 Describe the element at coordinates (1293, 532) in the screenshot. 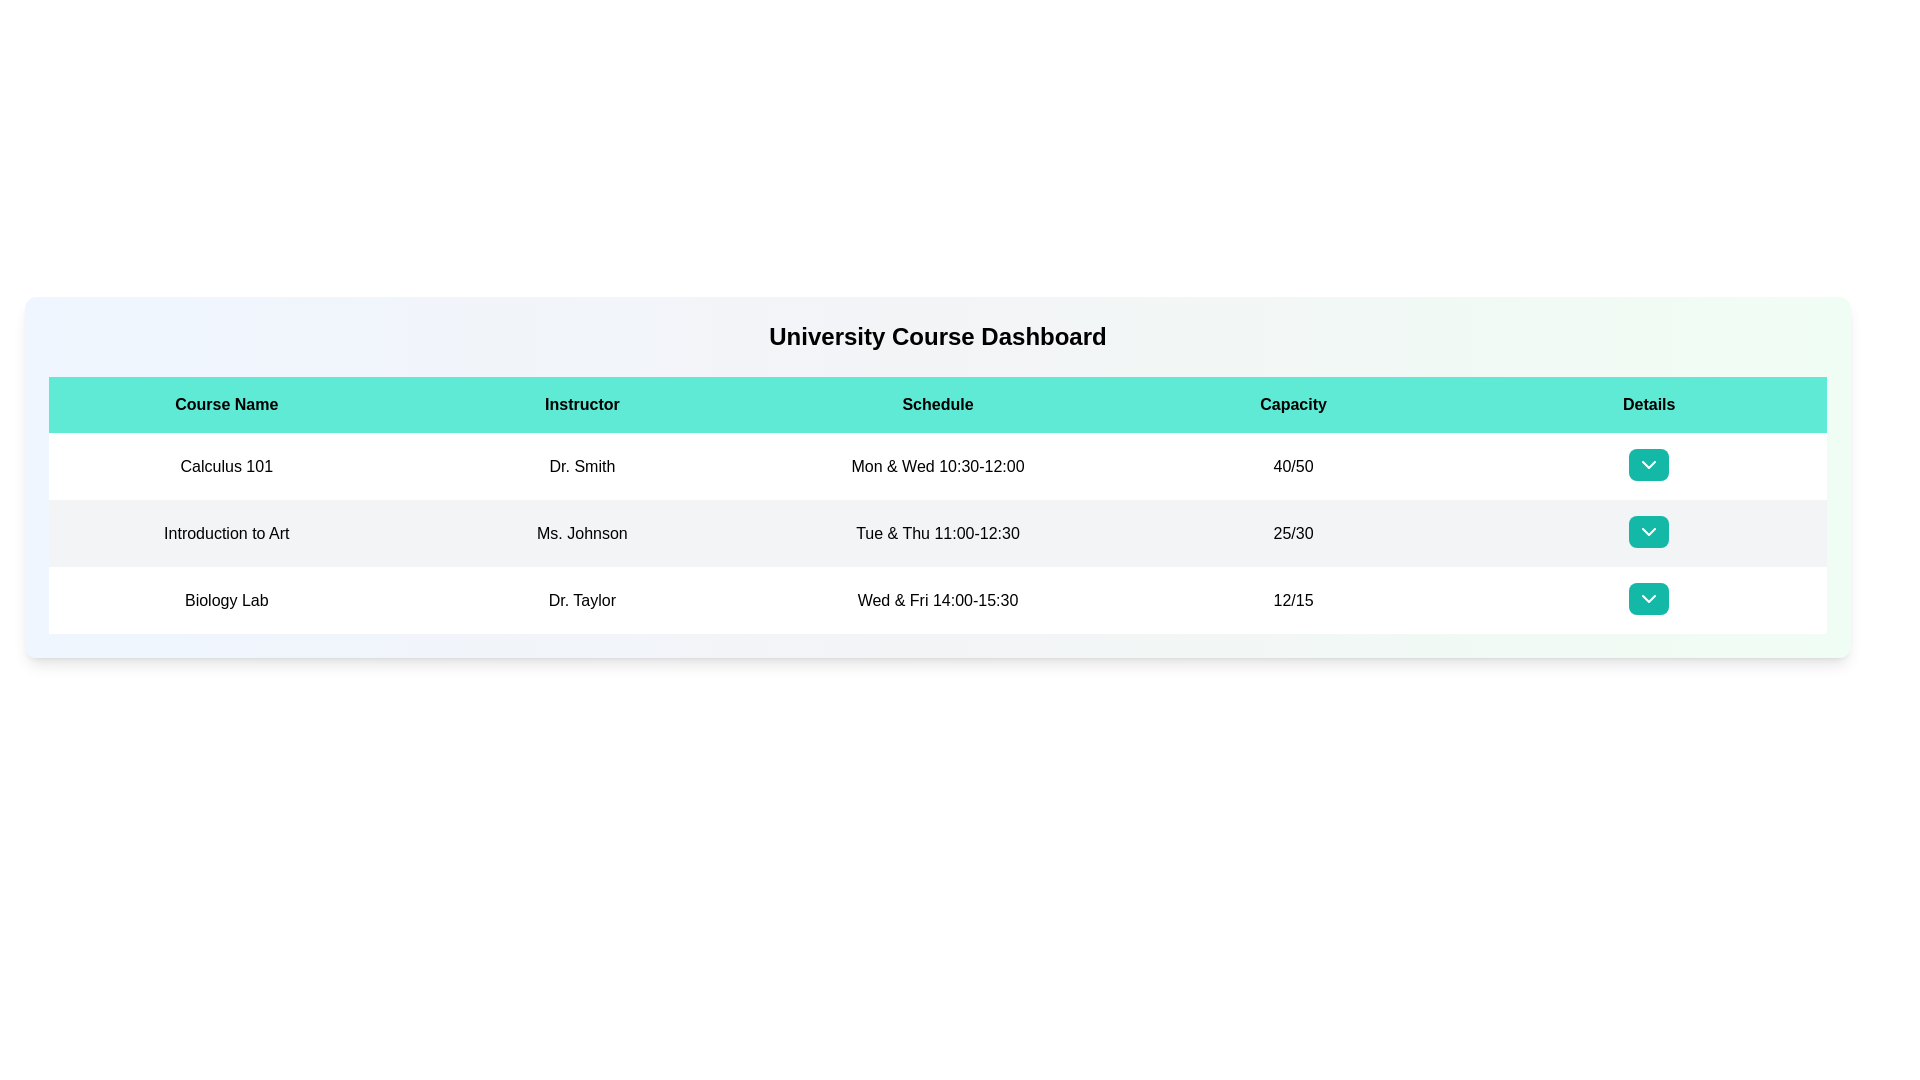

I see `the static informational text displaying '25/30' in the Capacity column of the 'Introduction to Art' course, which is styled in a simple font on a light gray background` at that location.